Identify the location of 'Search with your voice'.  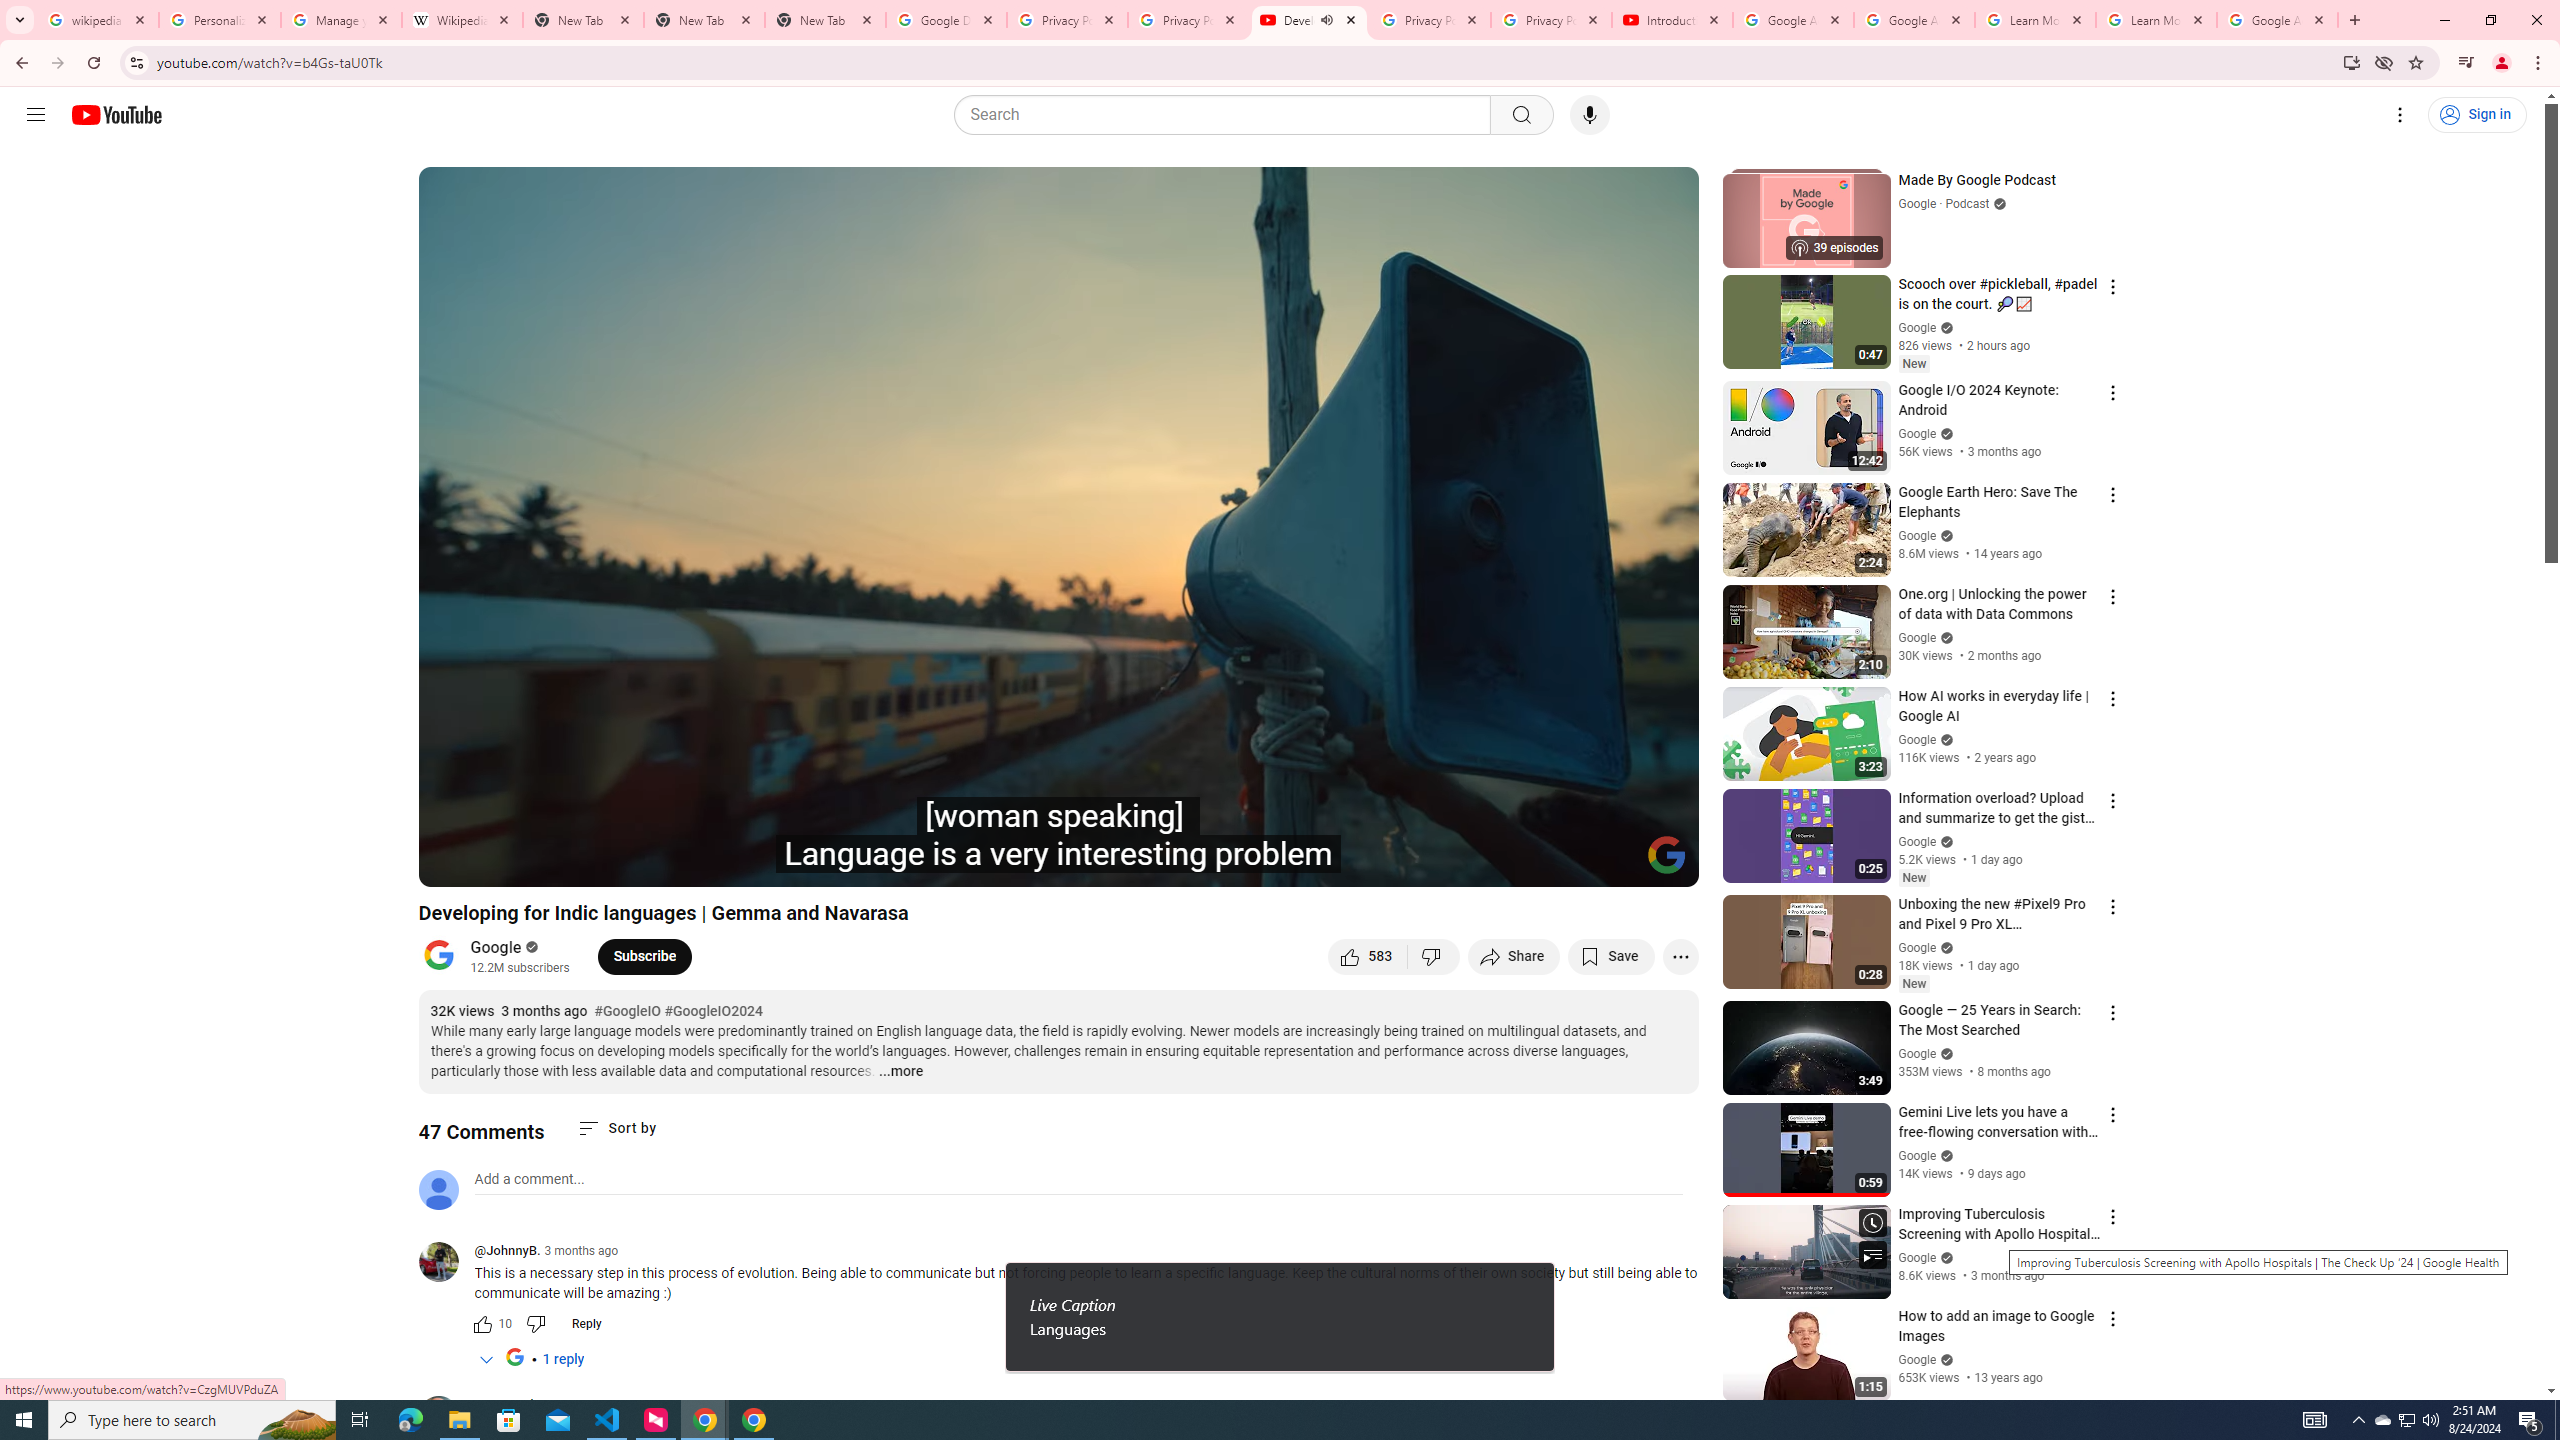
(1589, 114).